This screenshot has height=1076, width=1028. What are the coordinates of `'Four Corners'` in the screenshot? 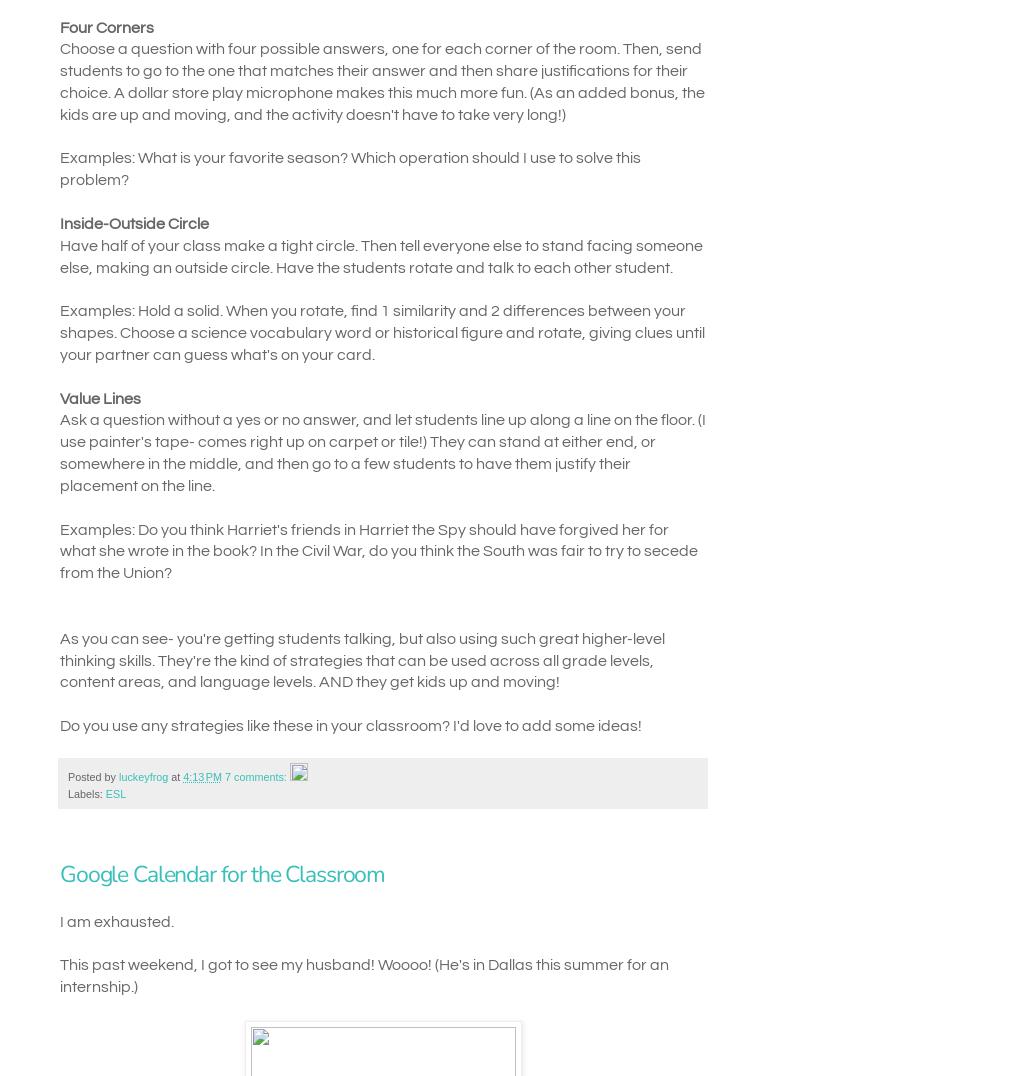 It's located at (106, 26).